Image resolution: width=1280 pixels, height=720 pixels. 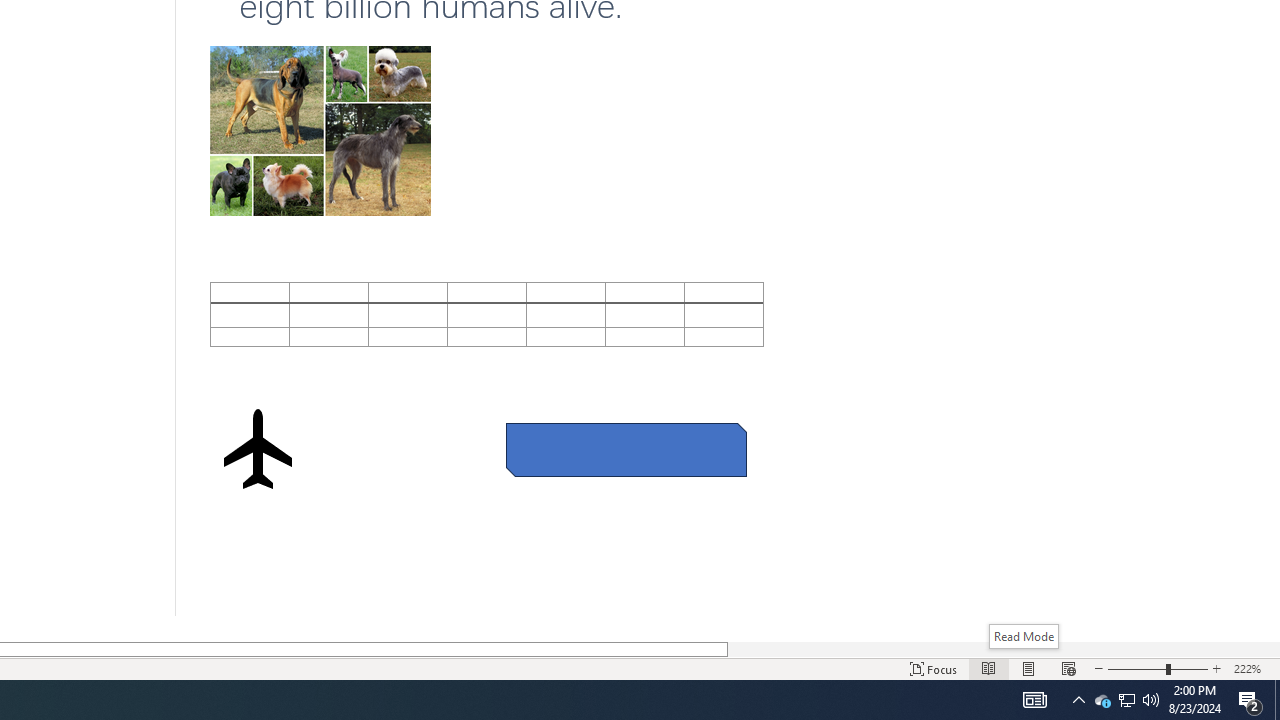 I want to click on 'Rectangle: Diagonal Corners Snipped 2', so click(x=625, y=450).